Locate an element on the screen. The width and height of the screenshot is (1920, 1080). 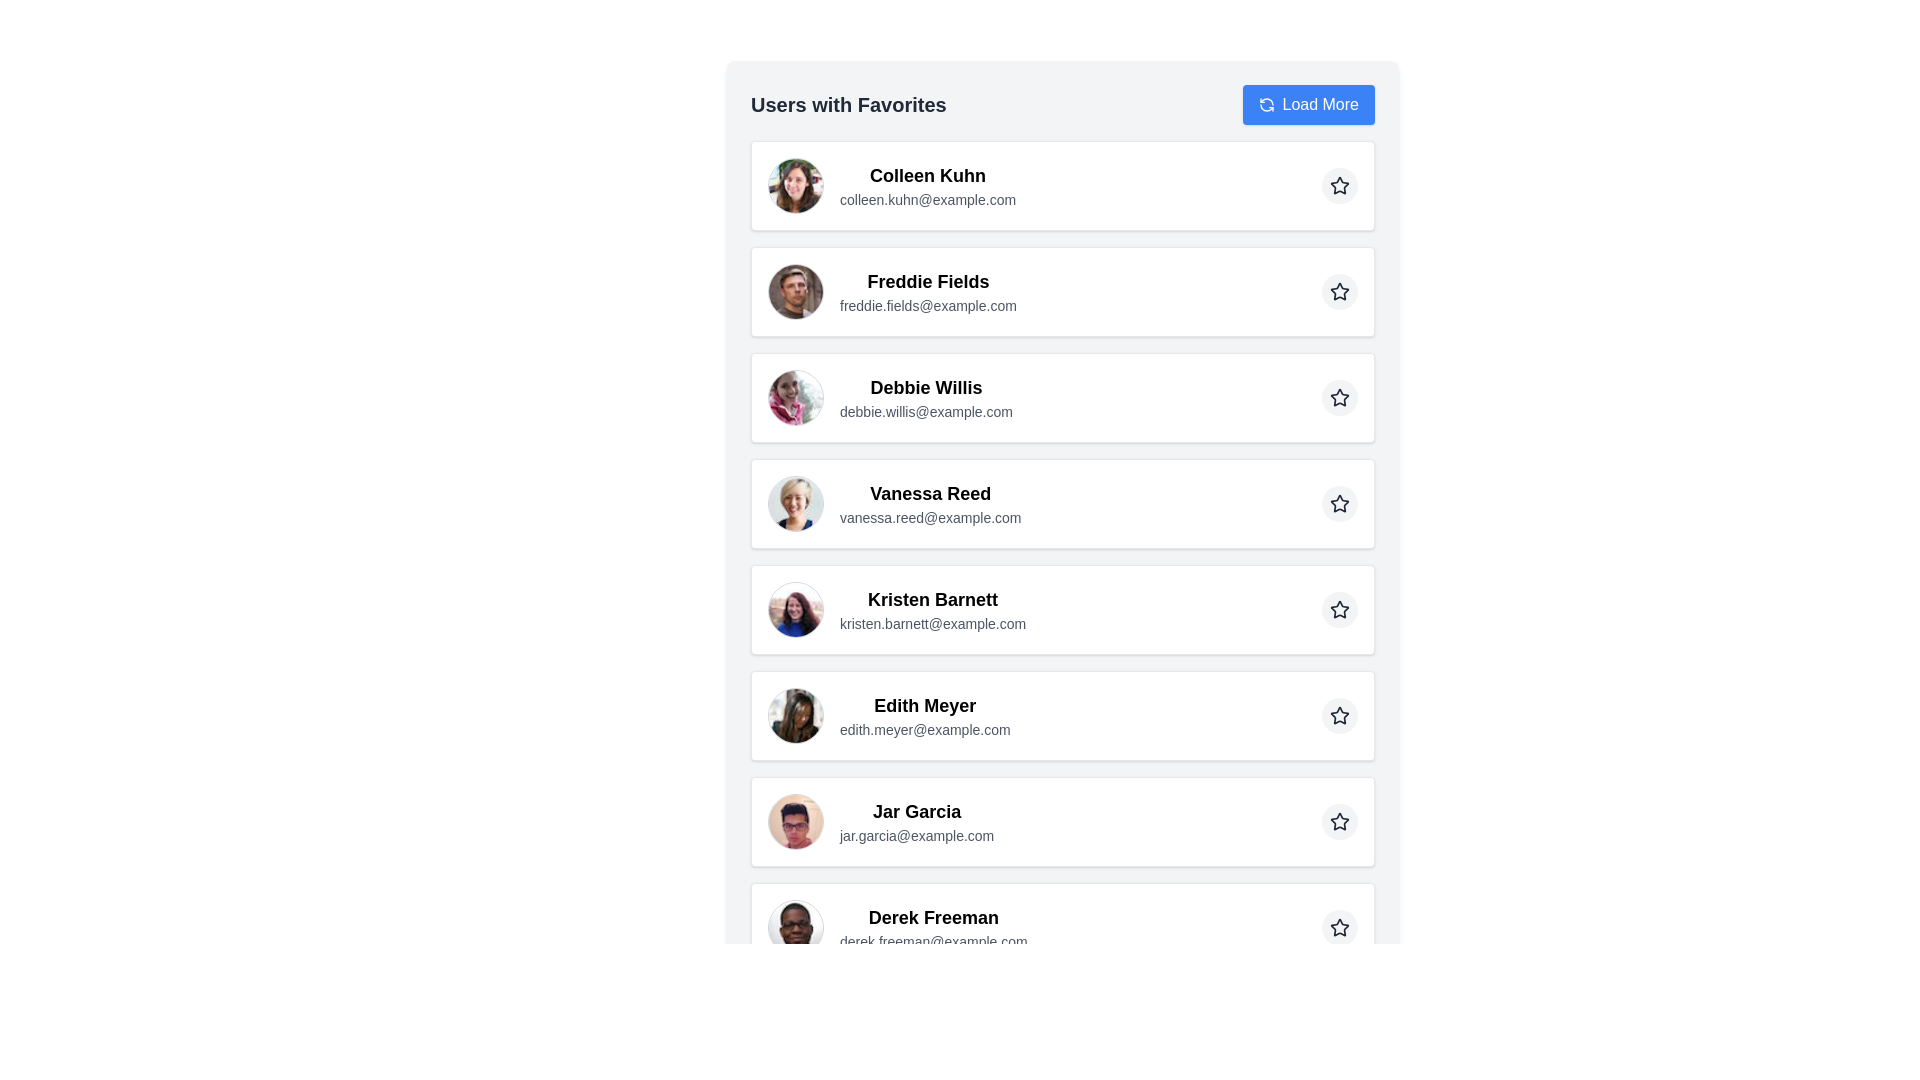
the favorite button located at the far-right side of the row for the user 'Freddie Fields' is located at coordinates (1339, 292).